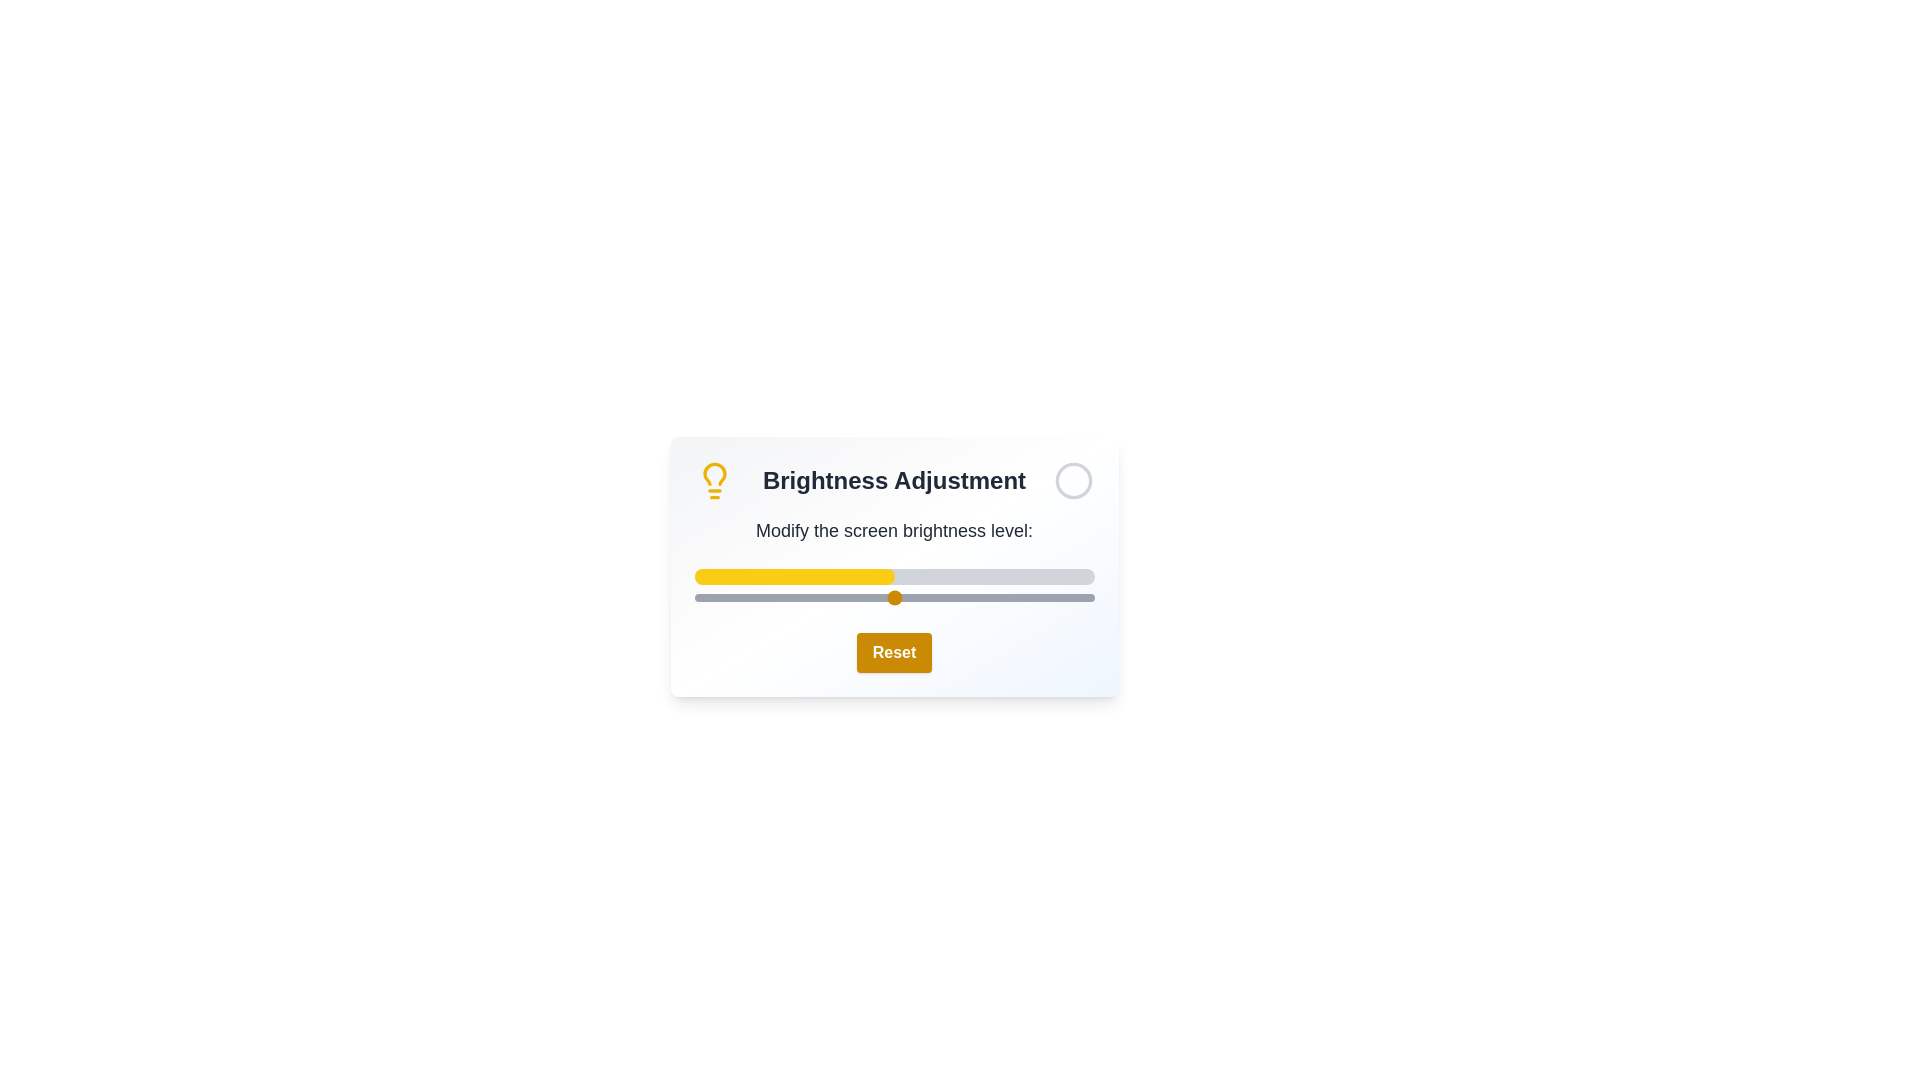 This screenshot has width=1920, height=1080. I want to click on the brightness slider to 0%, so click(694, 596).